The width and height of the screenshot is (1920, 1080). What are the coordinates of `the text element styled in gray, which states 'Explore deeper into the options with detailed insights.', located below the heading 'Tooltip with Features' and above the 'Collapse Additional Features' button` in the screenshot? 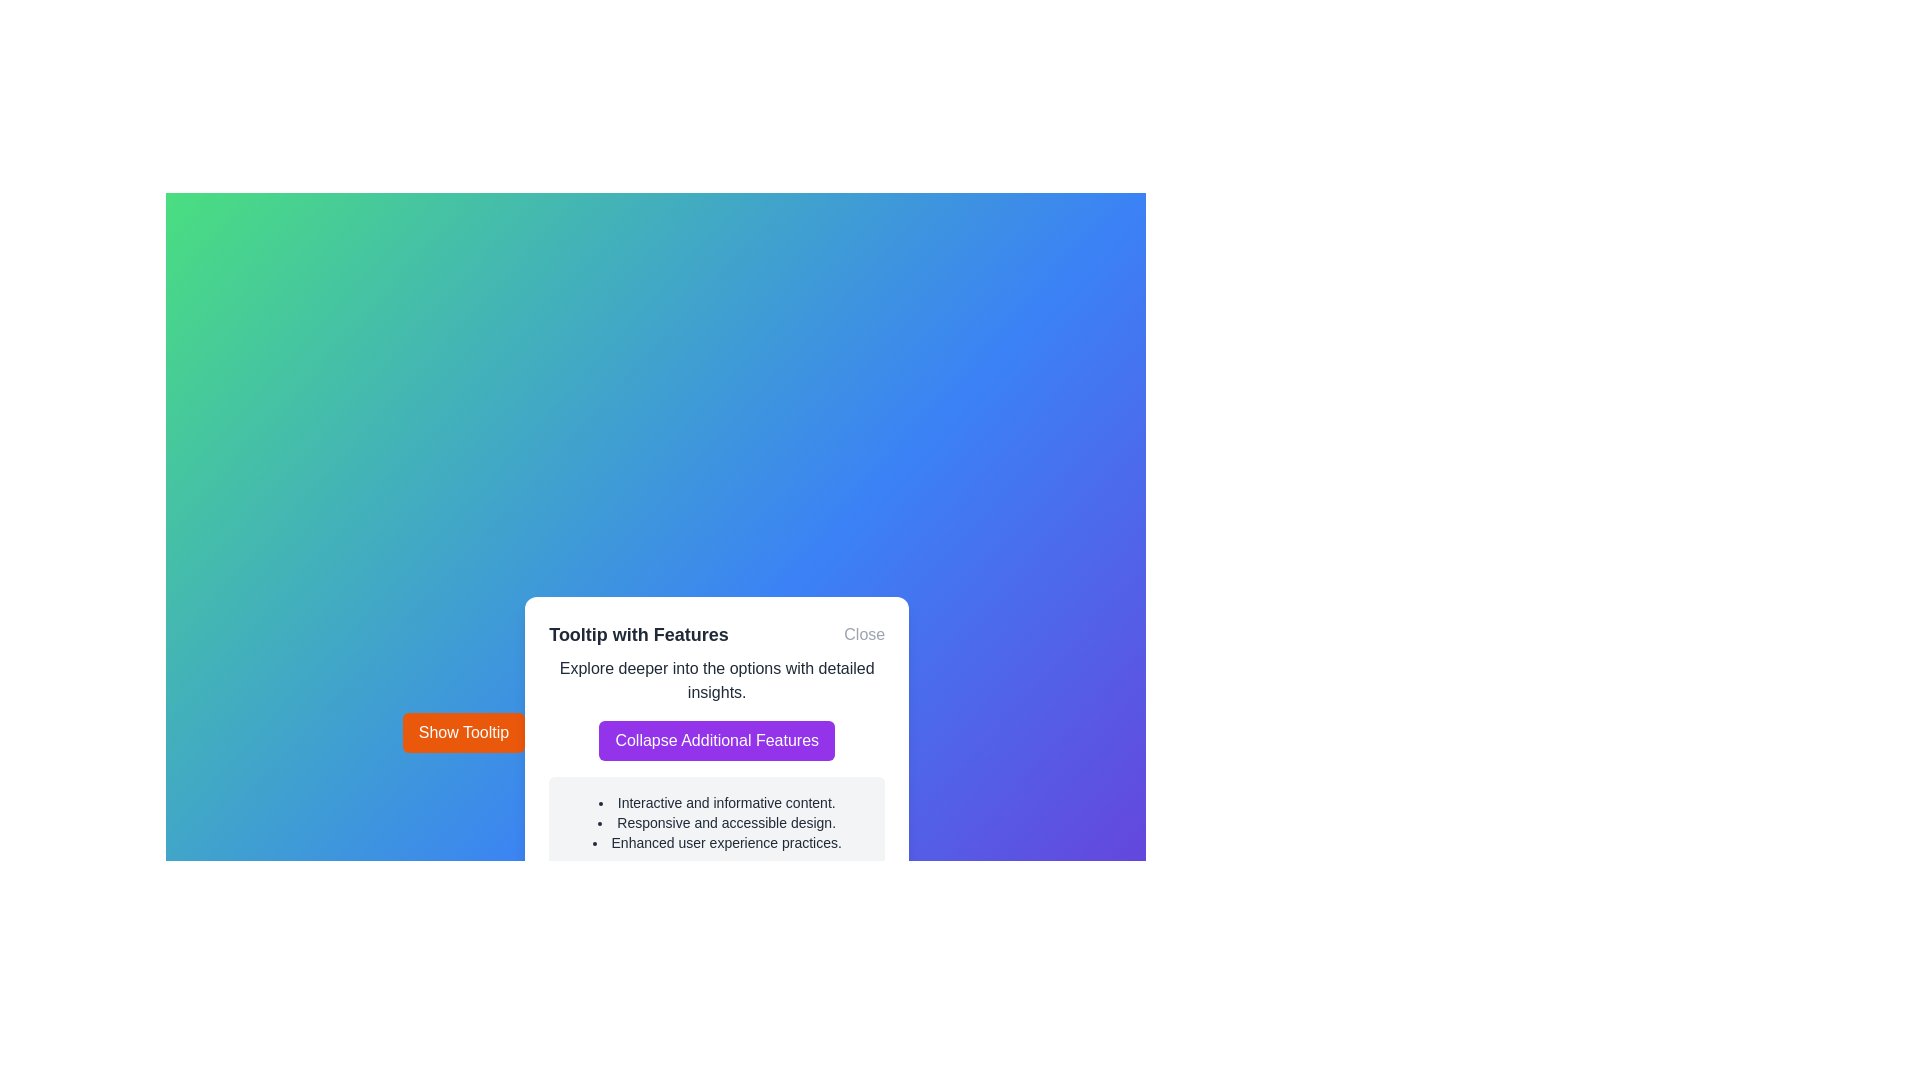 It's located at (717, 680).